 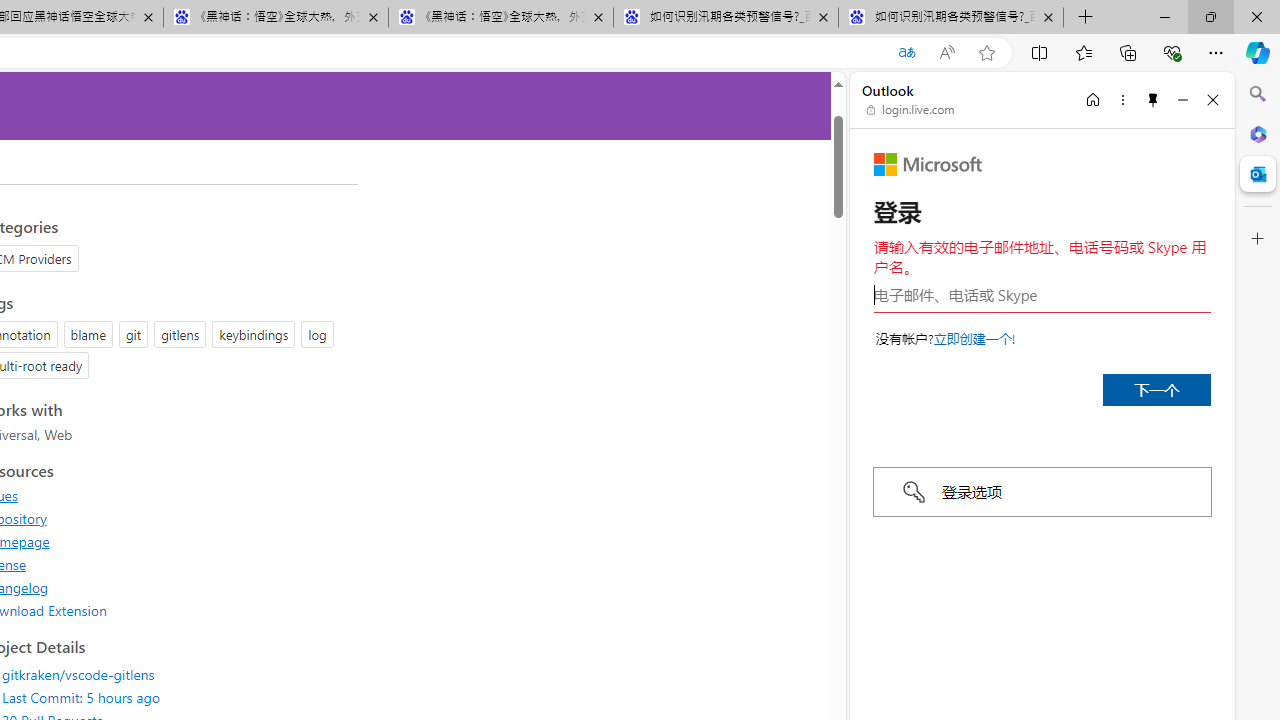 What do you see at coordinates (905, 52) in the screenshot?
I see `'Translated'` at bounding box center [905, 52].